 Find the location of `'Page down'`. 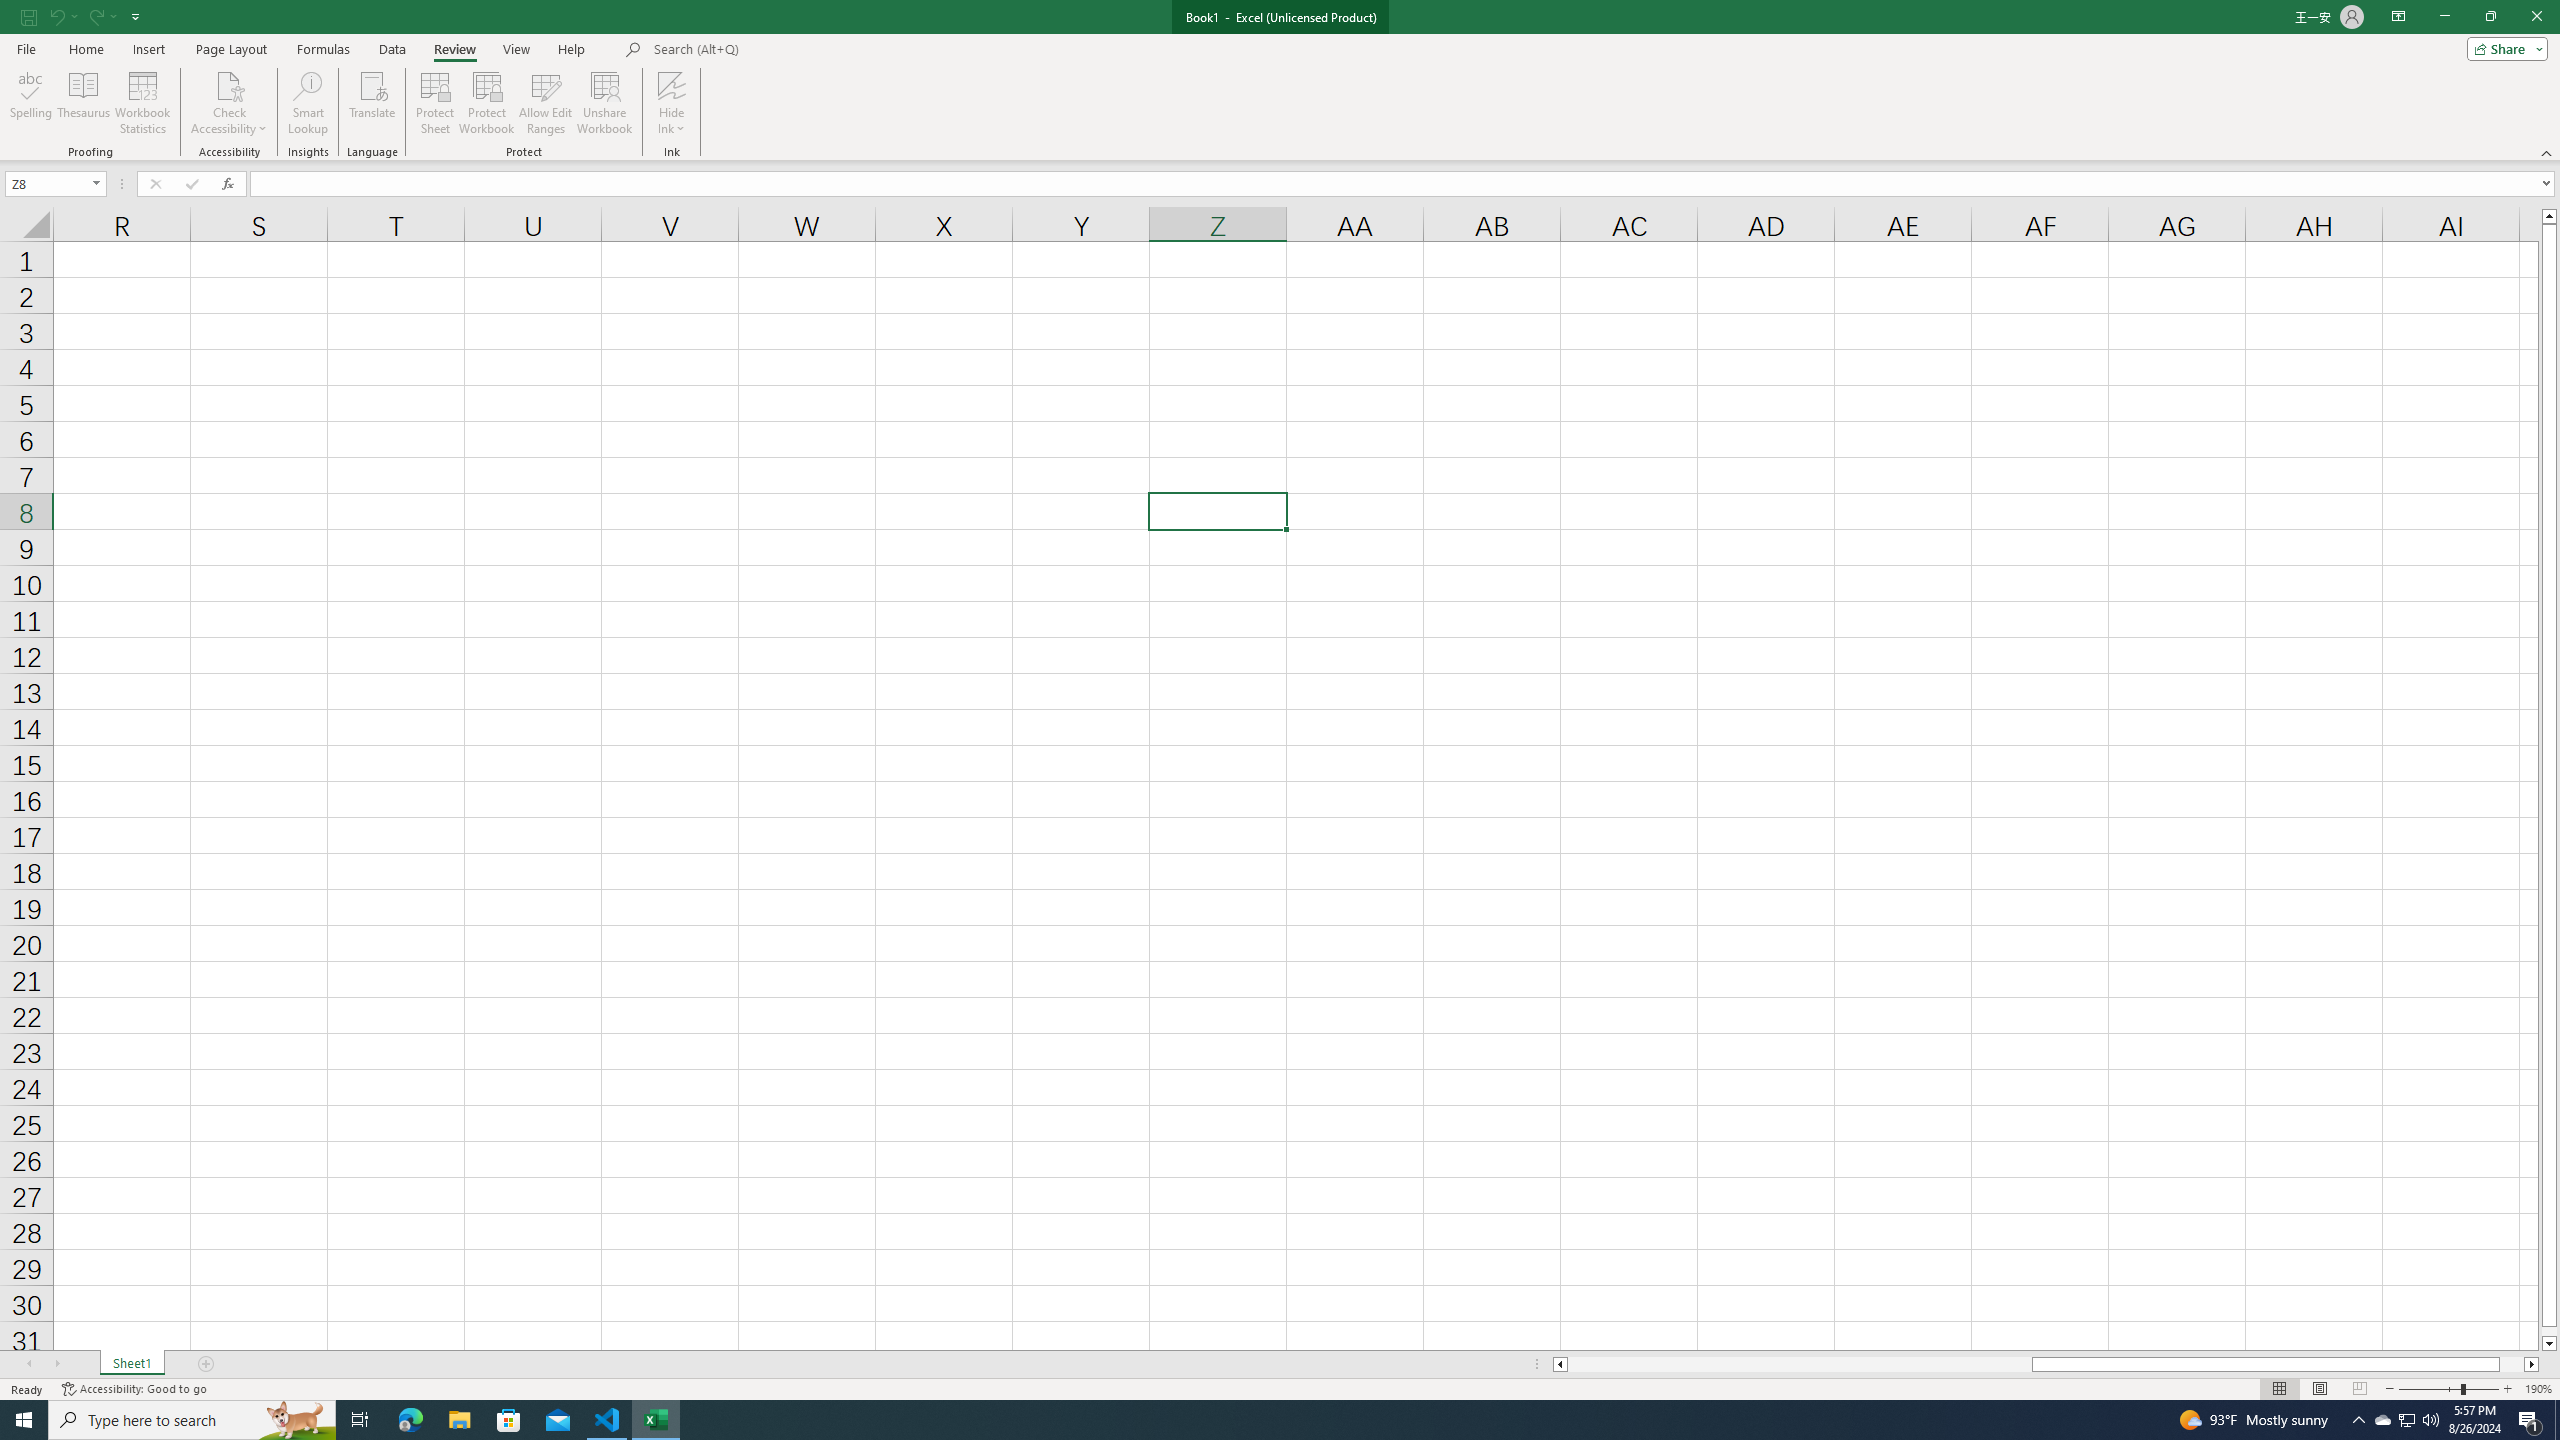

'Page down' is located at coordinates (2548, 1332).